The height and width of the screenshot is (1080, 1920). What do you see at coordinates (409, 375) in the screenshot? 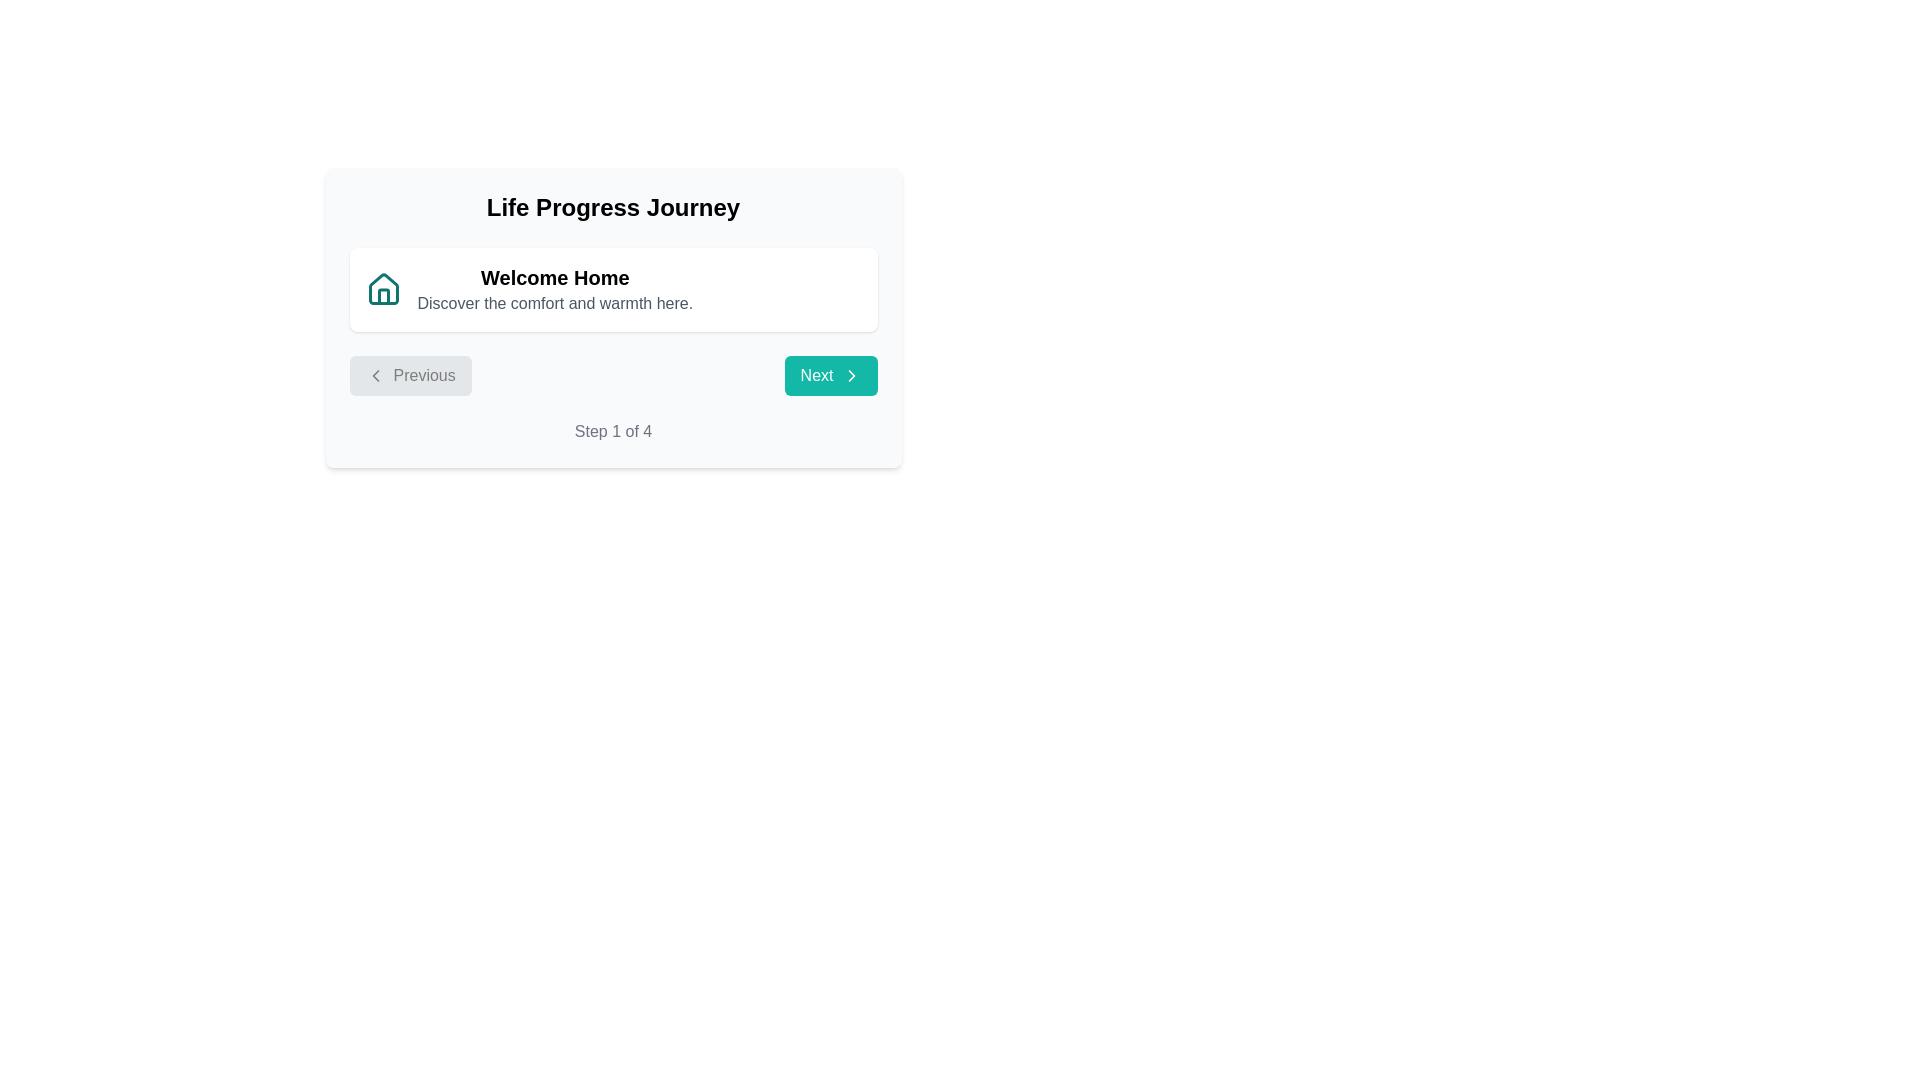
I see `the 'Previous' button with a rounded appearance and gray background, located on the left side of the navigation area` at bounding box center [409, 375].